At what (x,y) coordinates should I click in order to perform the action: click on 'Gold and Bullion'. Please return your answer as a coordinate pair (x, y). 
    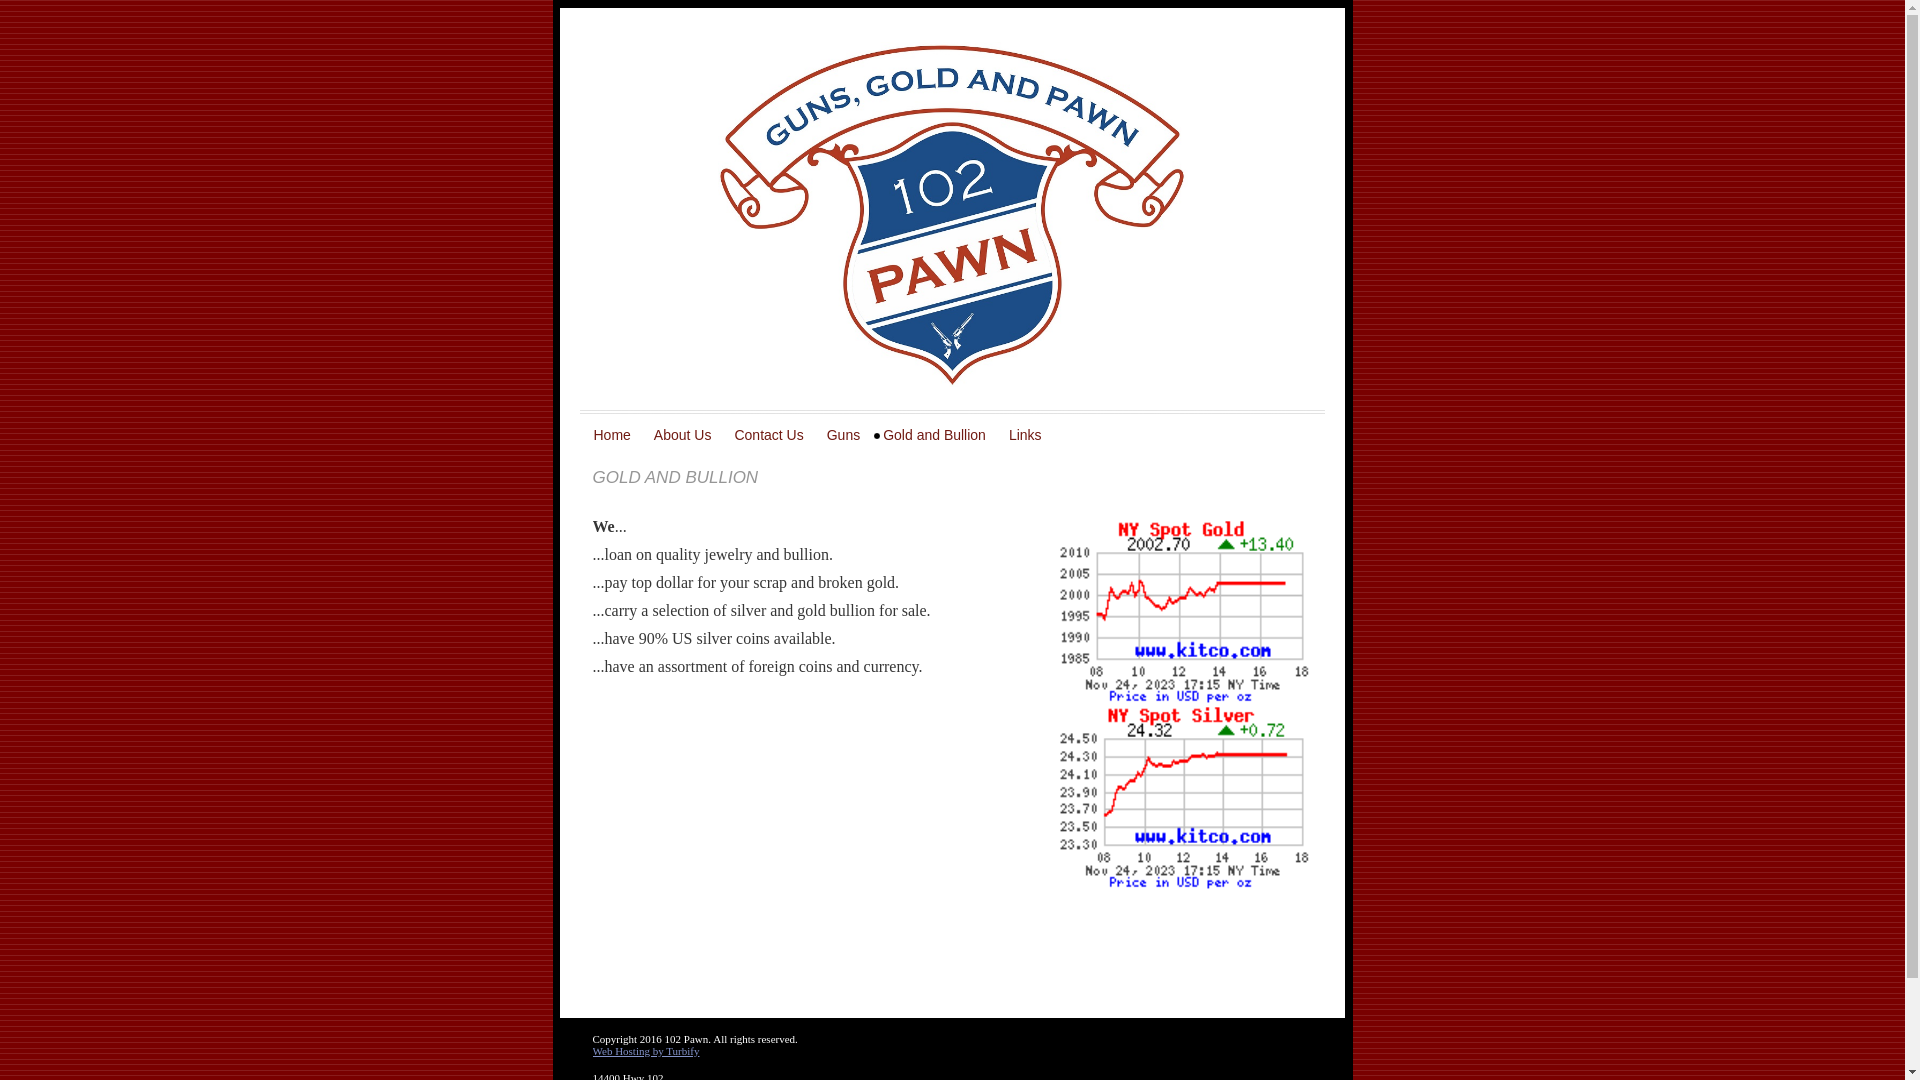
    Looking at the image, I should click on (873, 434).